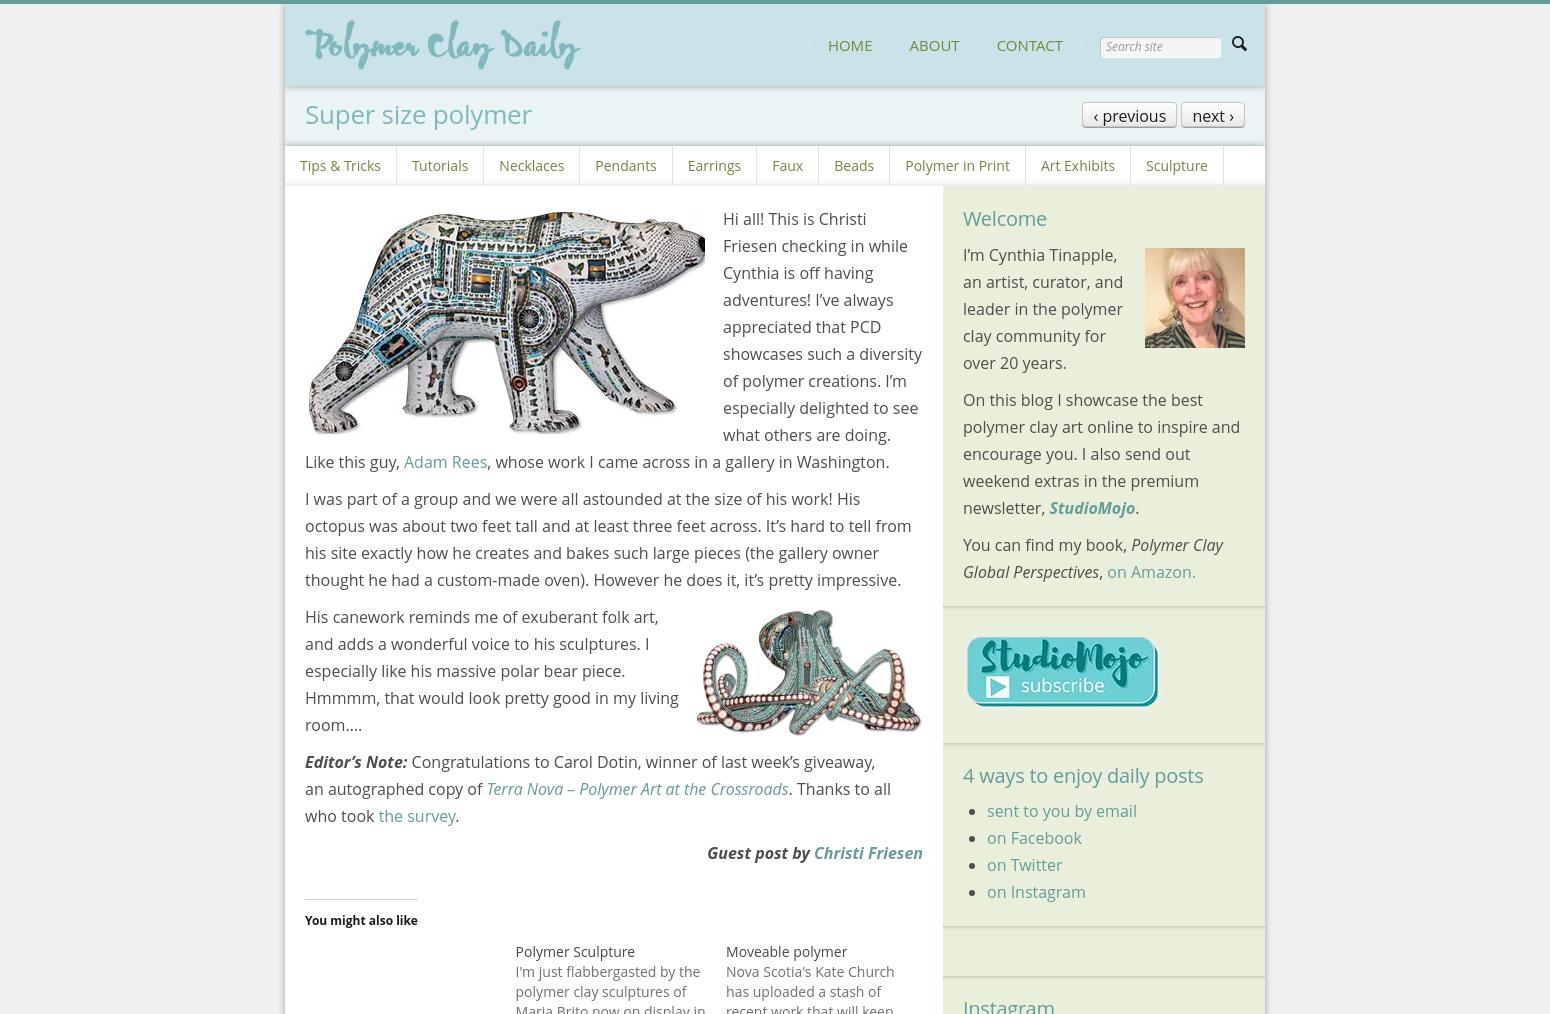 This screenshot has width=1550, height=1014. What do you see at coordinates (445, 461) in the screenshot?
I see `'Adam Rees'` at bounding box center [445, 461].